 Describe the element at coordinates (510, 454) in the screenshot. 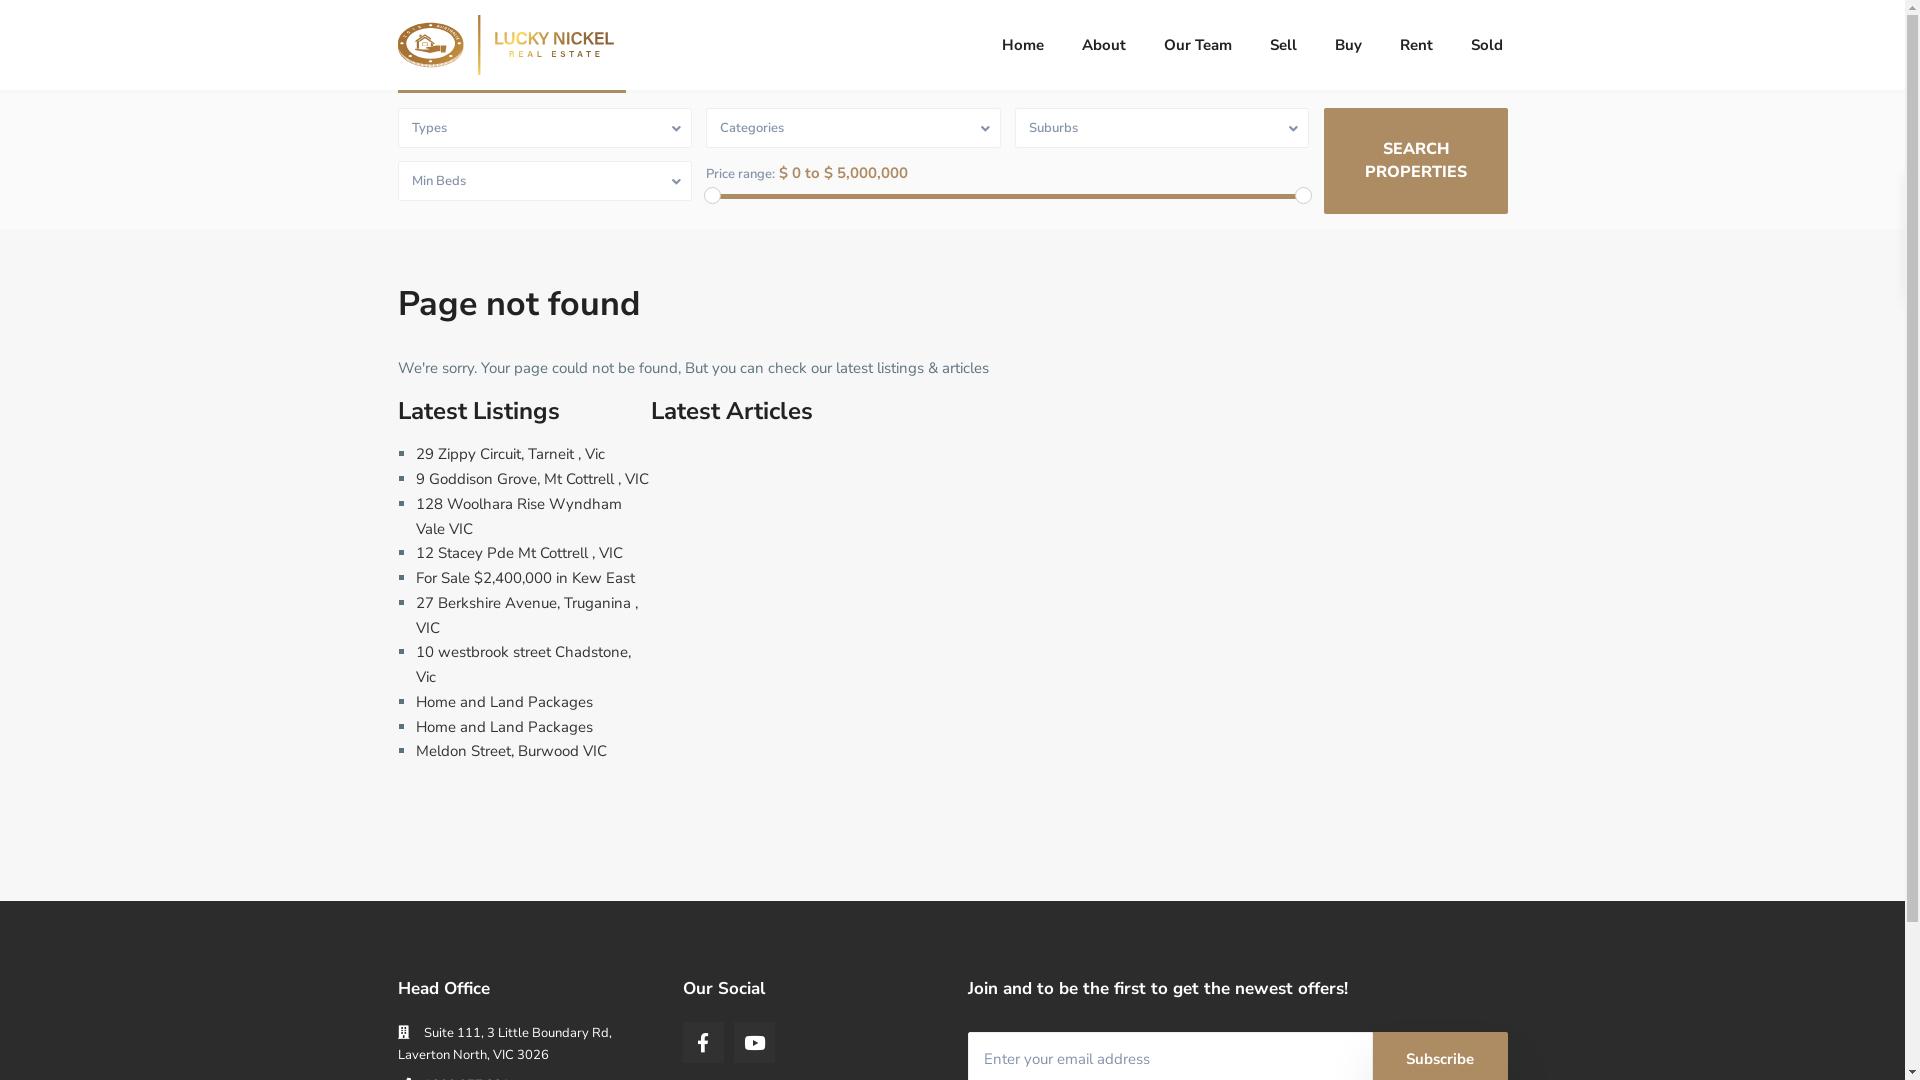

I see `'29 Zippy Circuit, Tarneit , Vic'` at that location.